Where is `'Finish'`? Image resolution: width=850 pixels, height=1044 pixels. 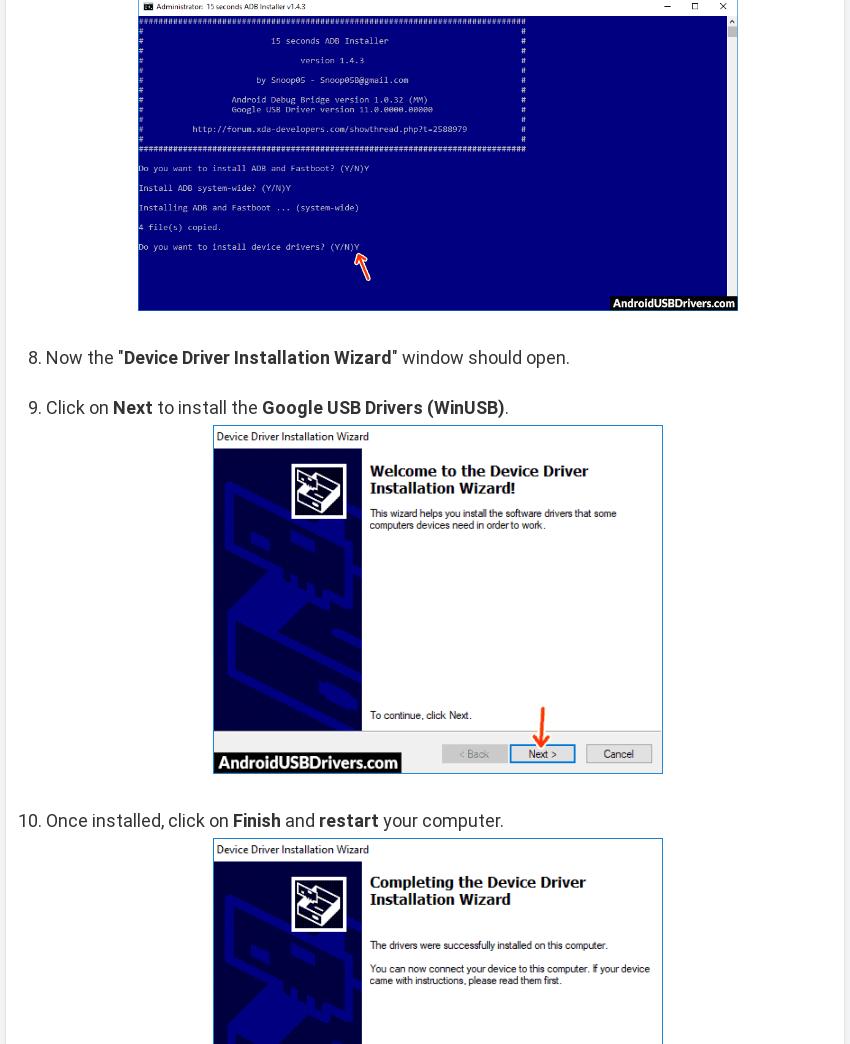
'Finish' is located at coordinates (256, 819).